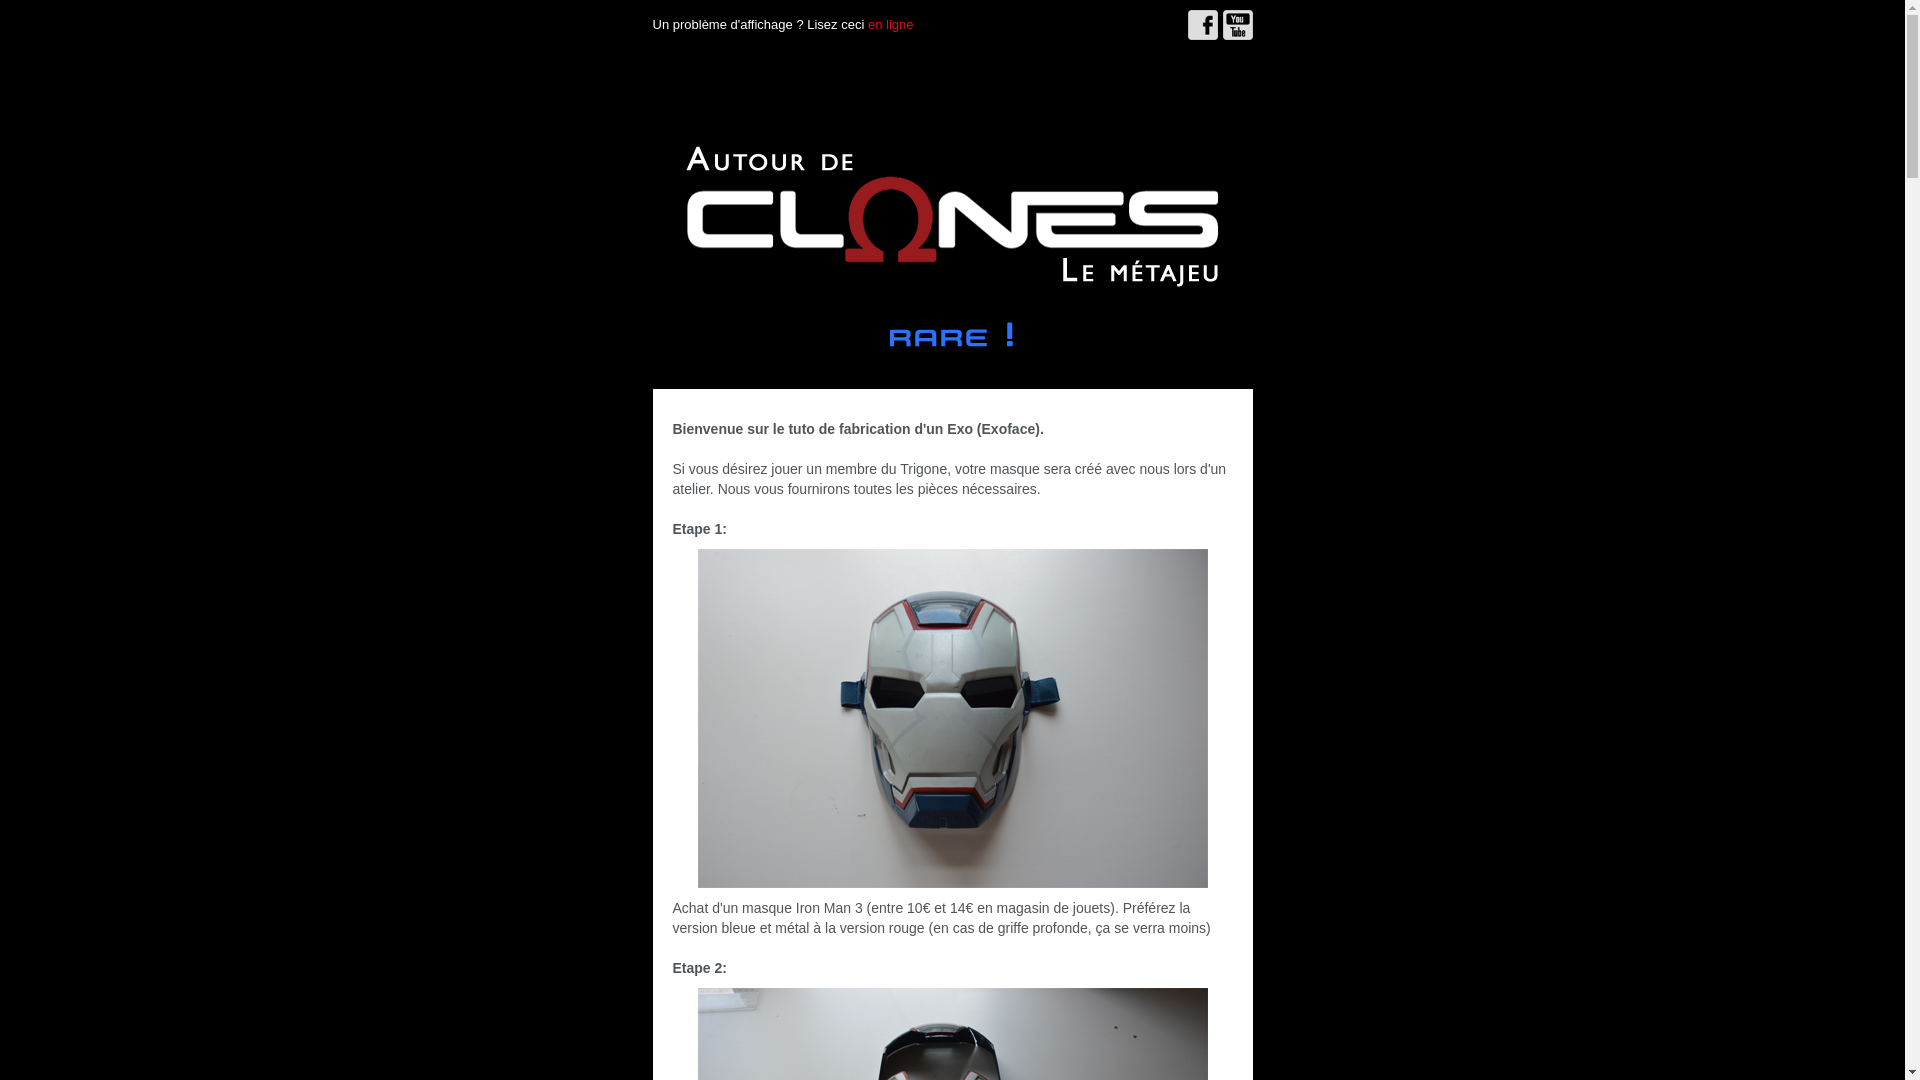 This screenshot has width=1920, height=1080. Describe the element at coordinates (868, 24) in the screenshot. I see `'en ligne'` at that location.